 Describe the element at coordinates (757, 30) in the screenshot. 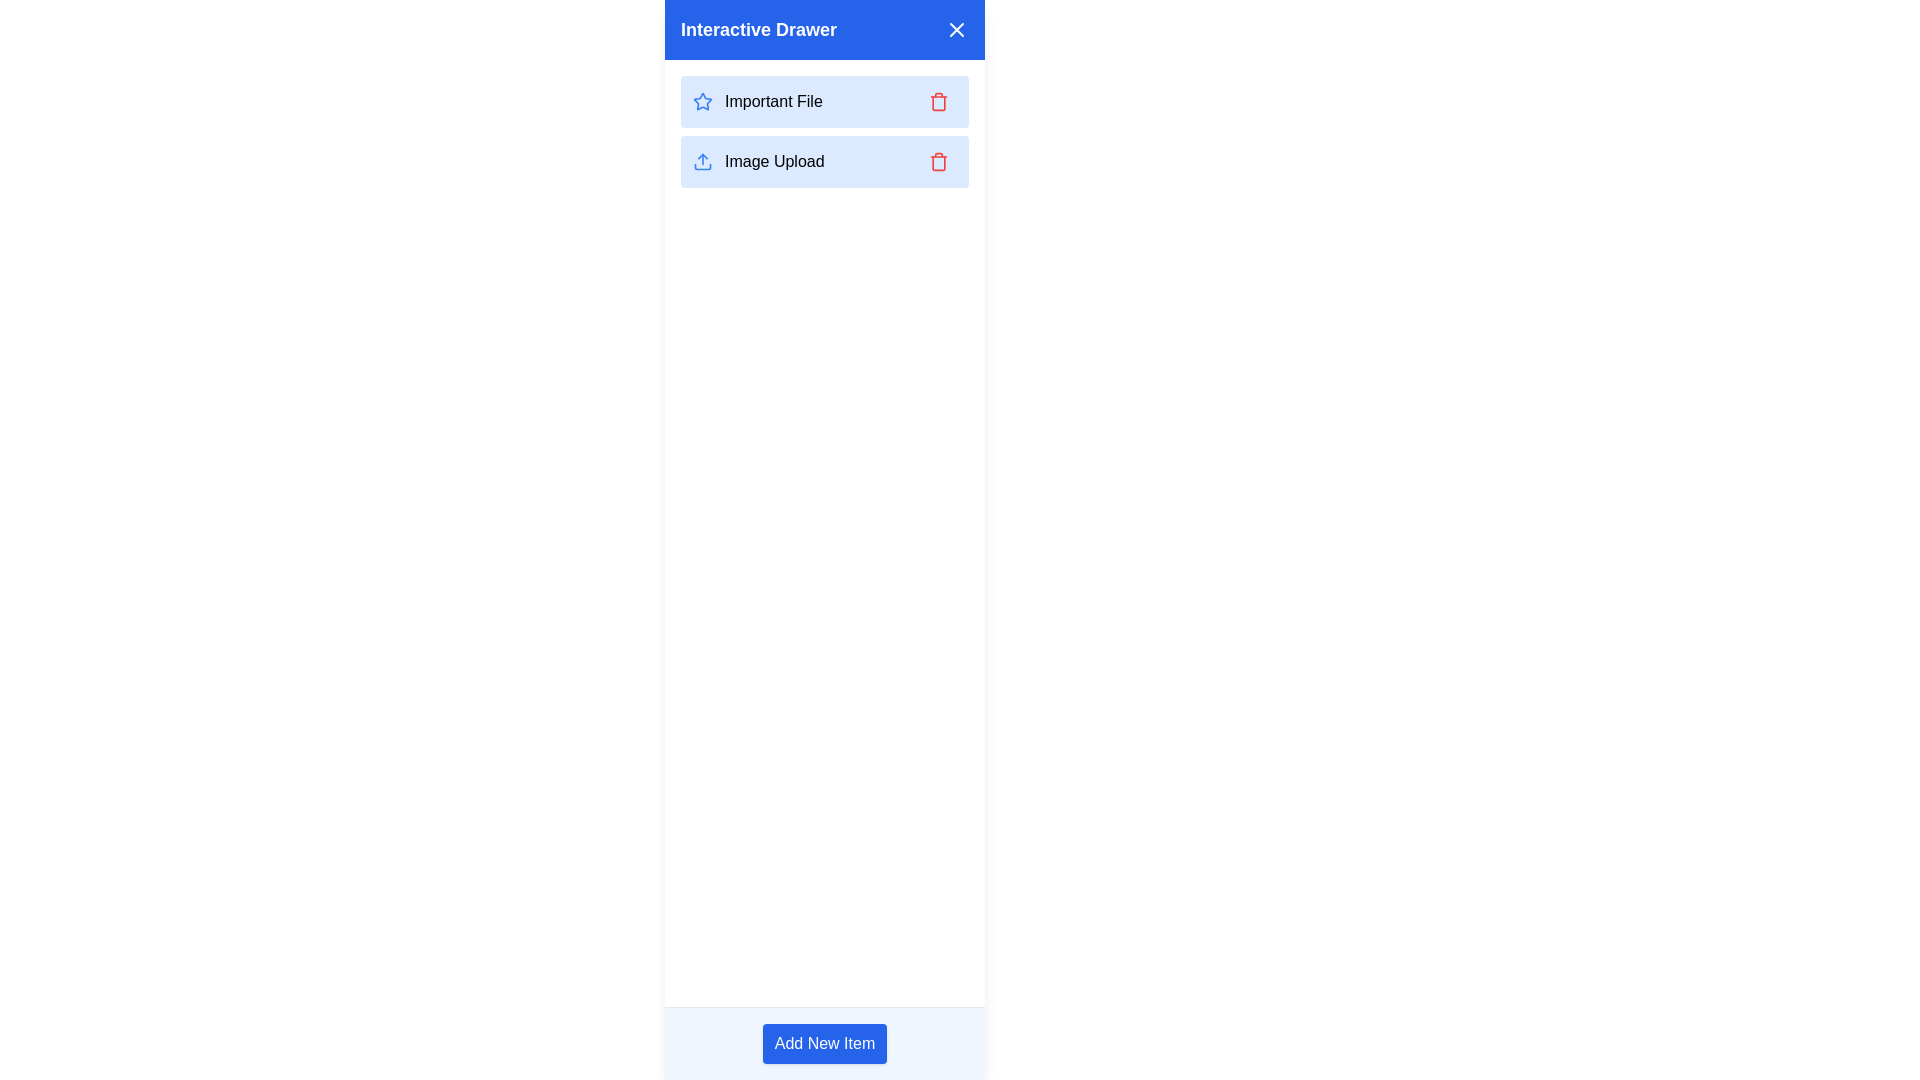

I see `the text label displaying 'Interactive Drawer' located in the blue header bar at the top of the panel` at that location.